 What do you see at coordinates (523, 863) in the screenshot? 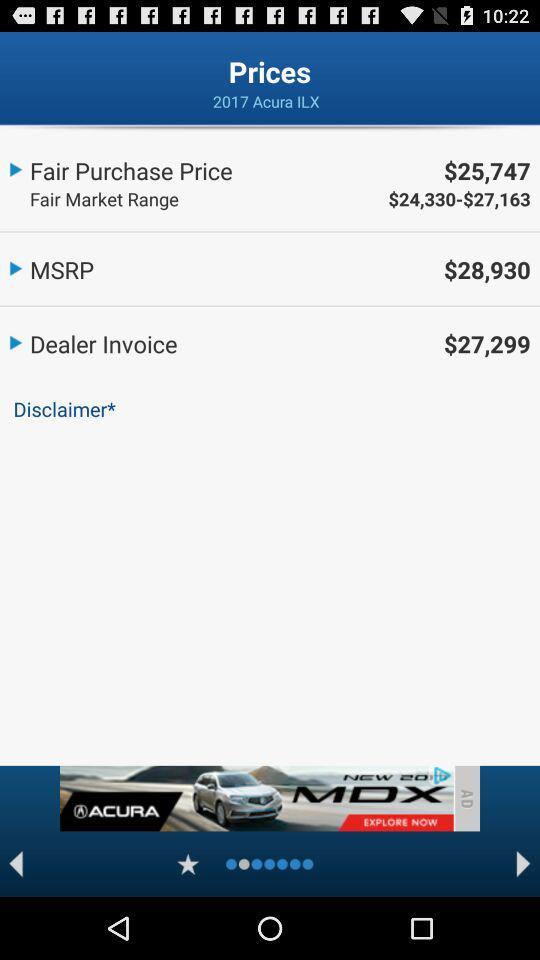
I see `next` at bounding box center [523, 863].